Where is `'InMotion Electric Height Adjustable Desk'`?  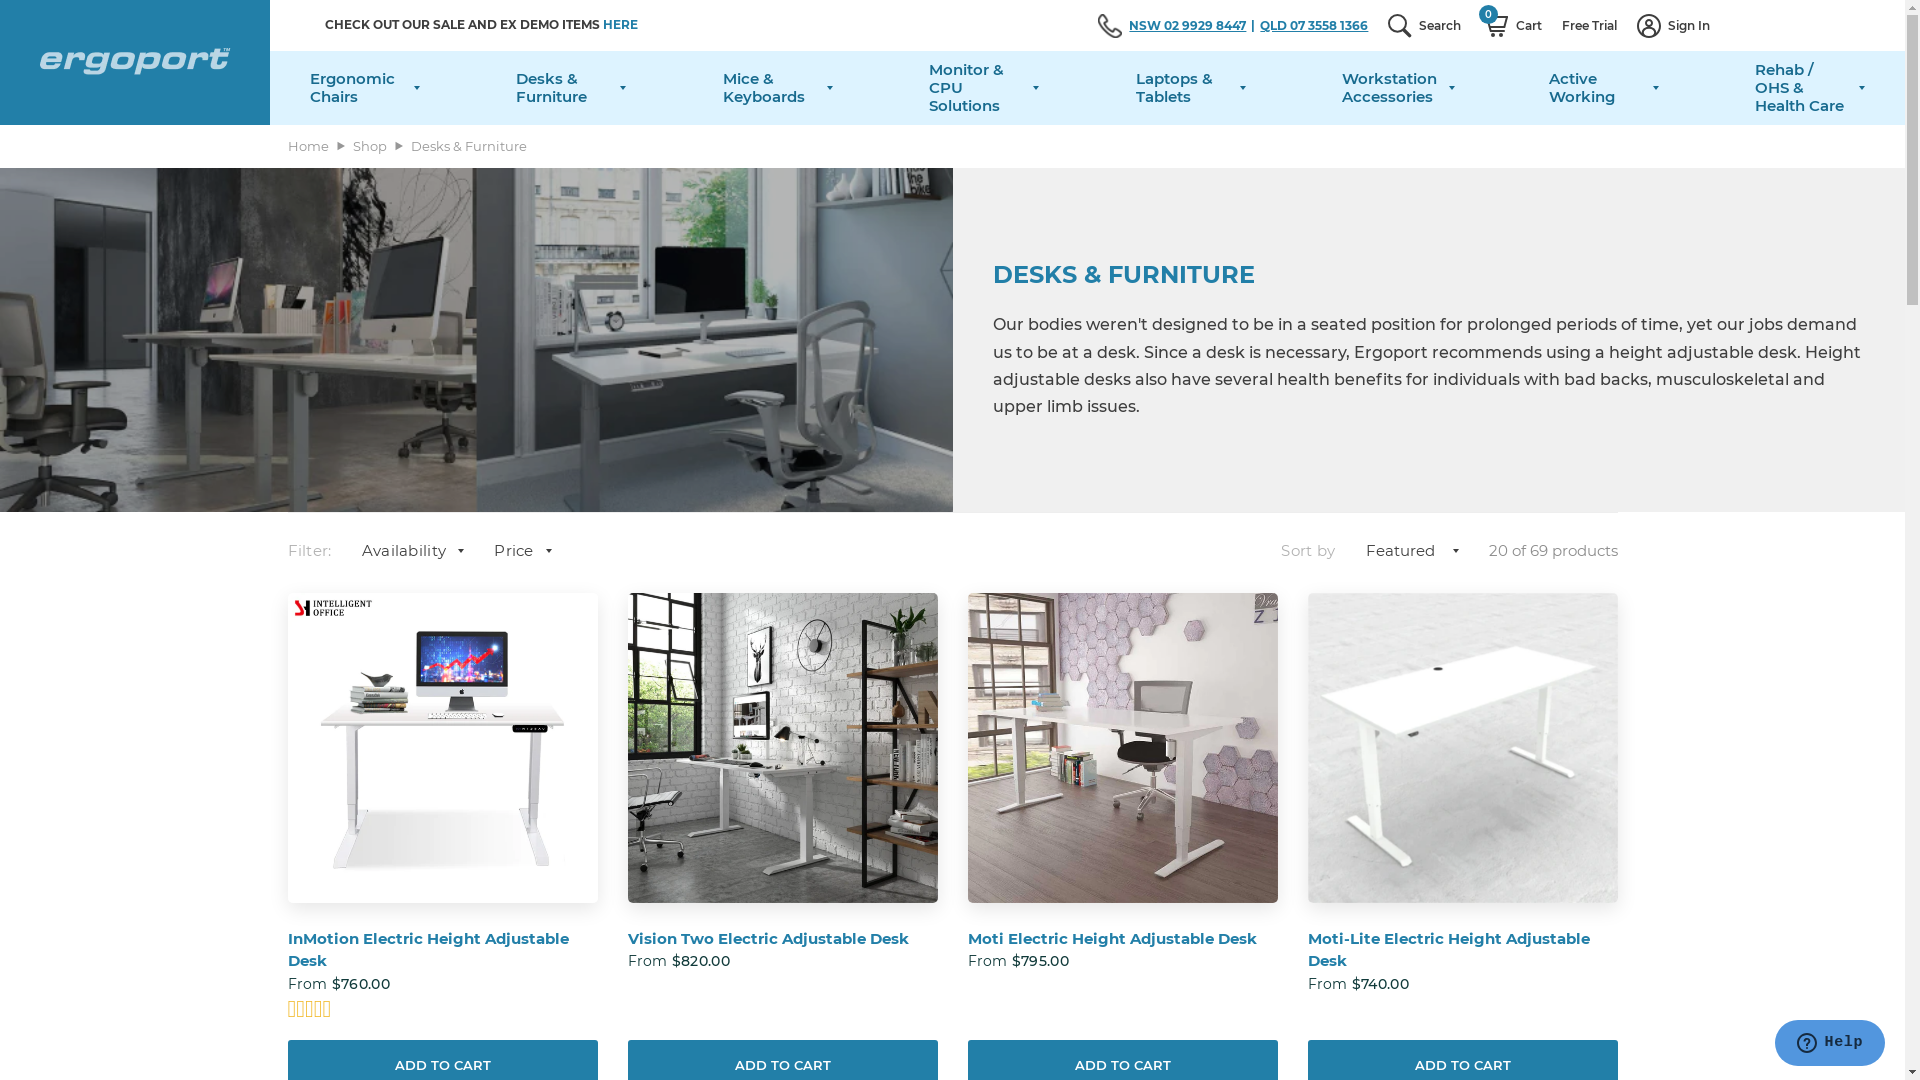 'InMotion Electric Height Adjustable Desk' is located at coordinates (441, 949).